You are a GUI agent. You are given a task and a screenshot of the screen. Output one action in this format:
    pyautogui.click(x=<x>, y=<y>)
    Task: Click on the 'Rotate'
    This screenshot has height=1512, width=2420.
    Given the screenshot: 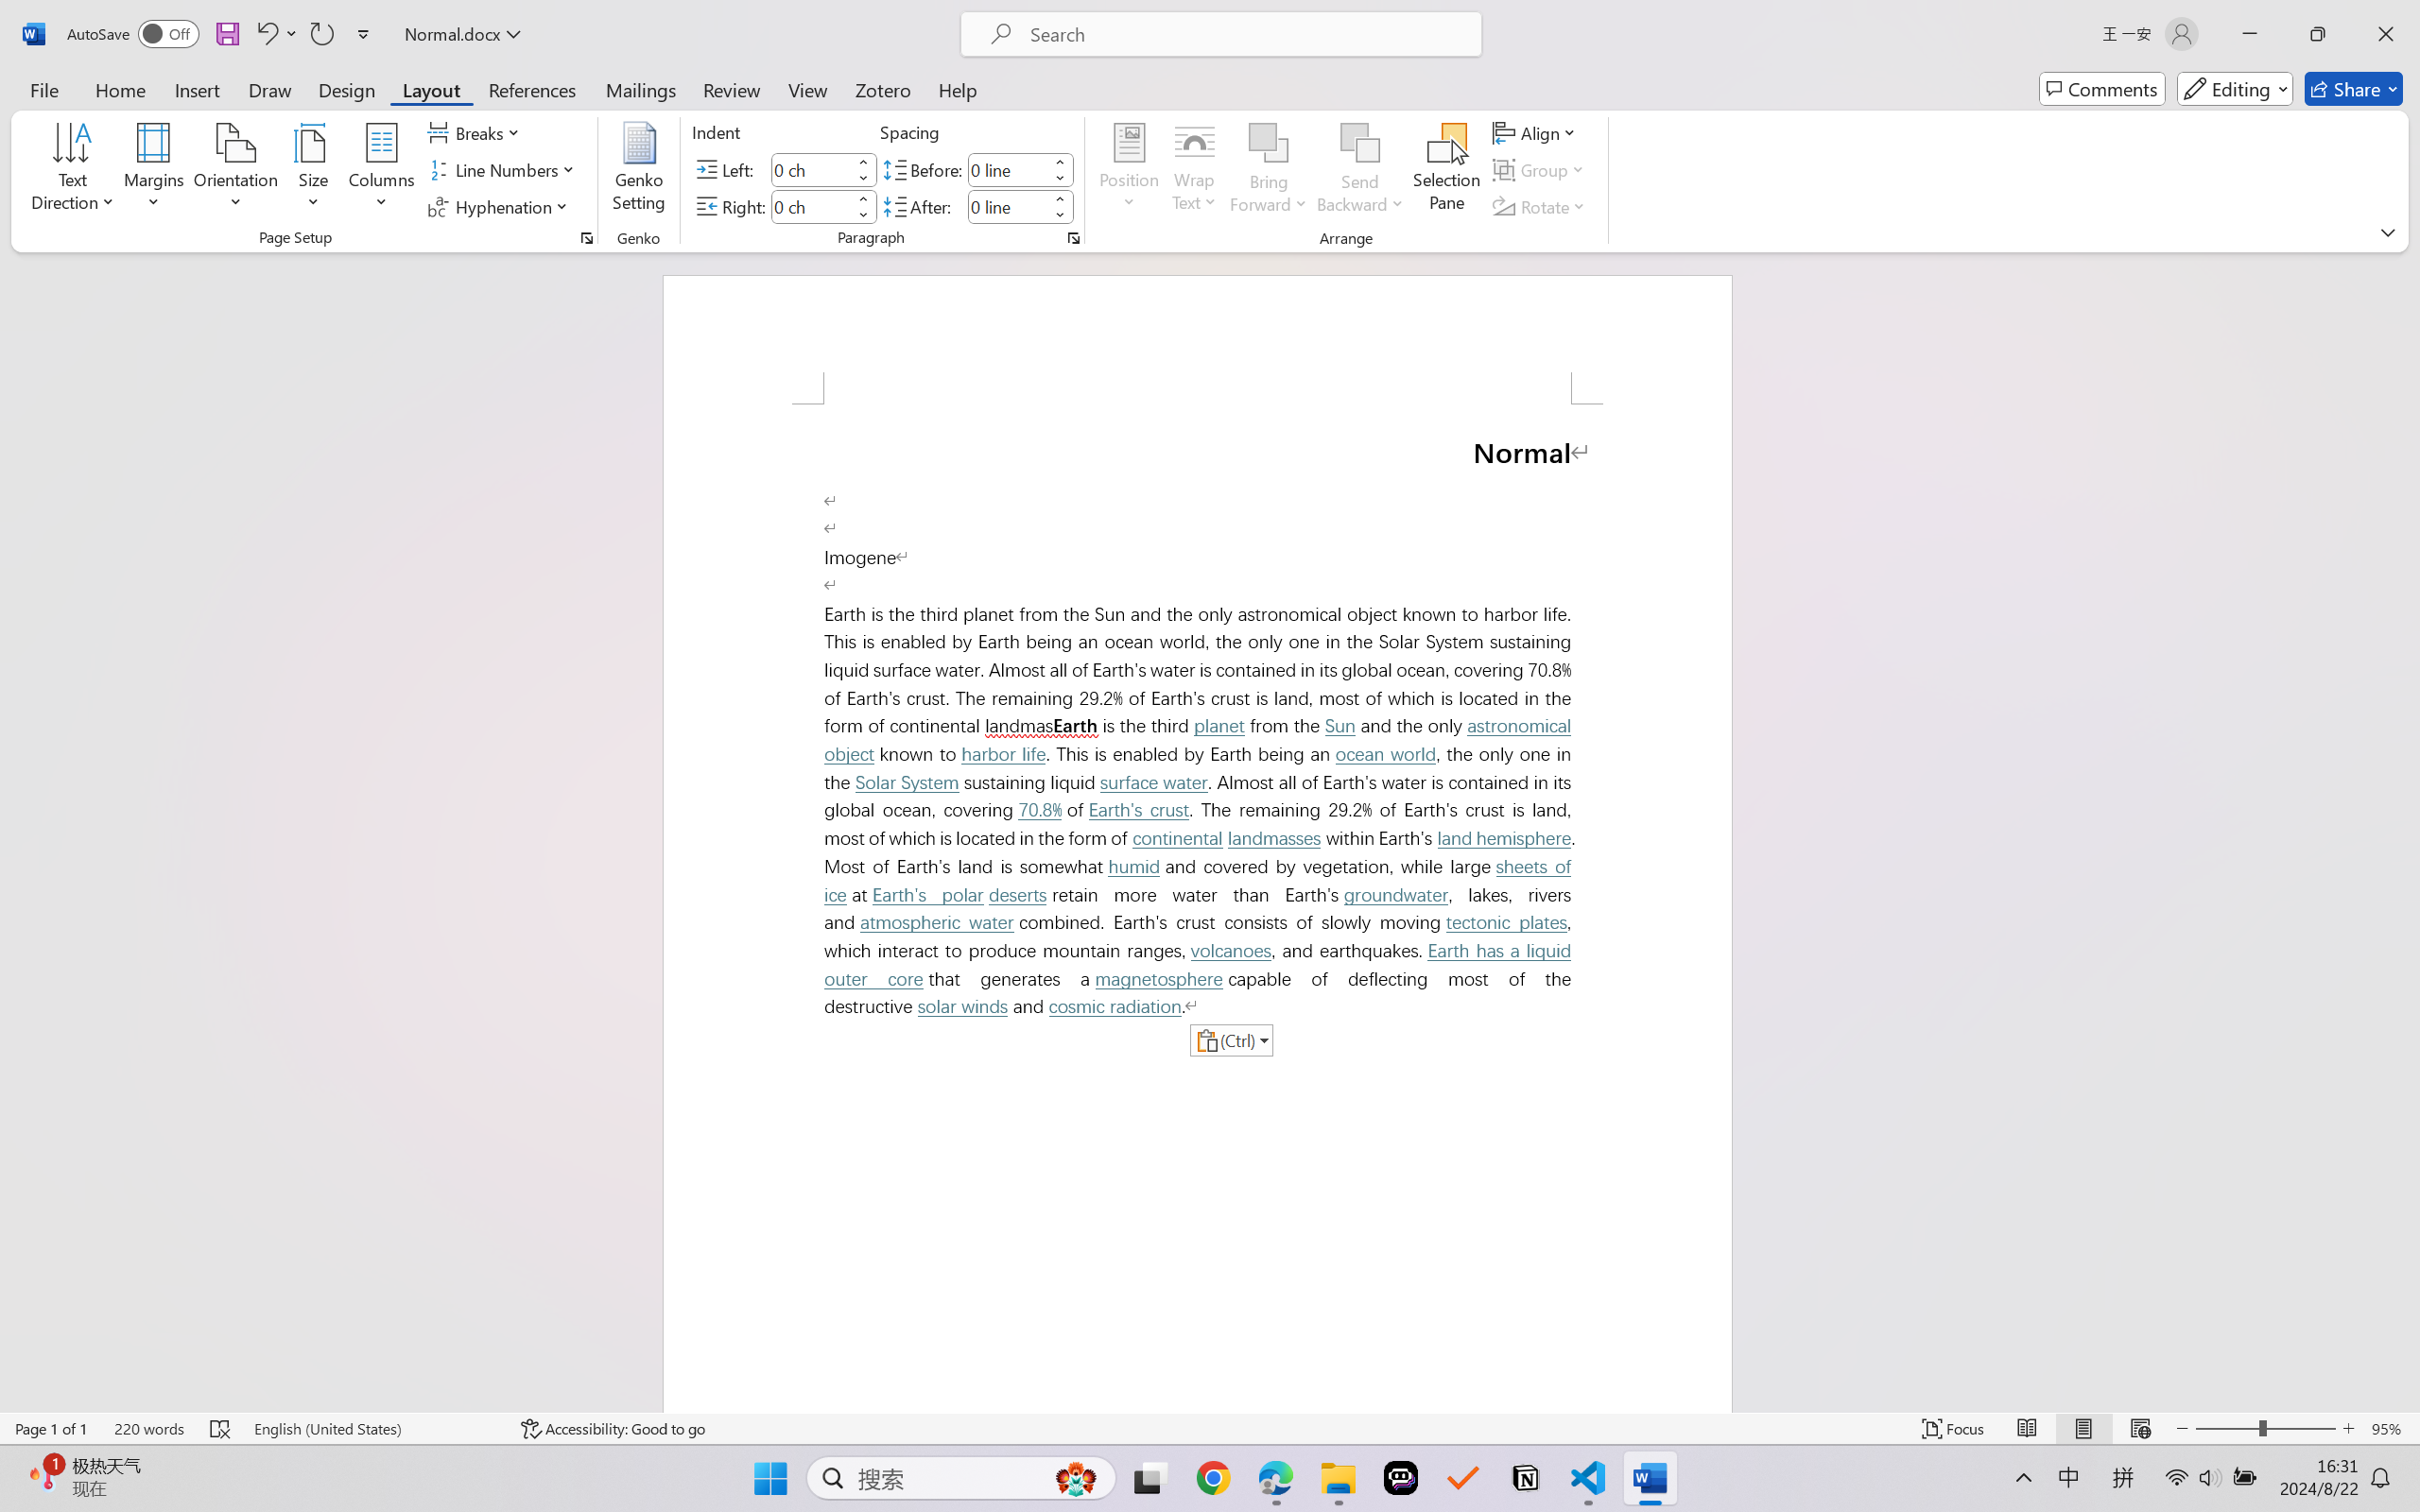 What is the action you would take?
    pyautogui.click(x=1540, y=207)
    